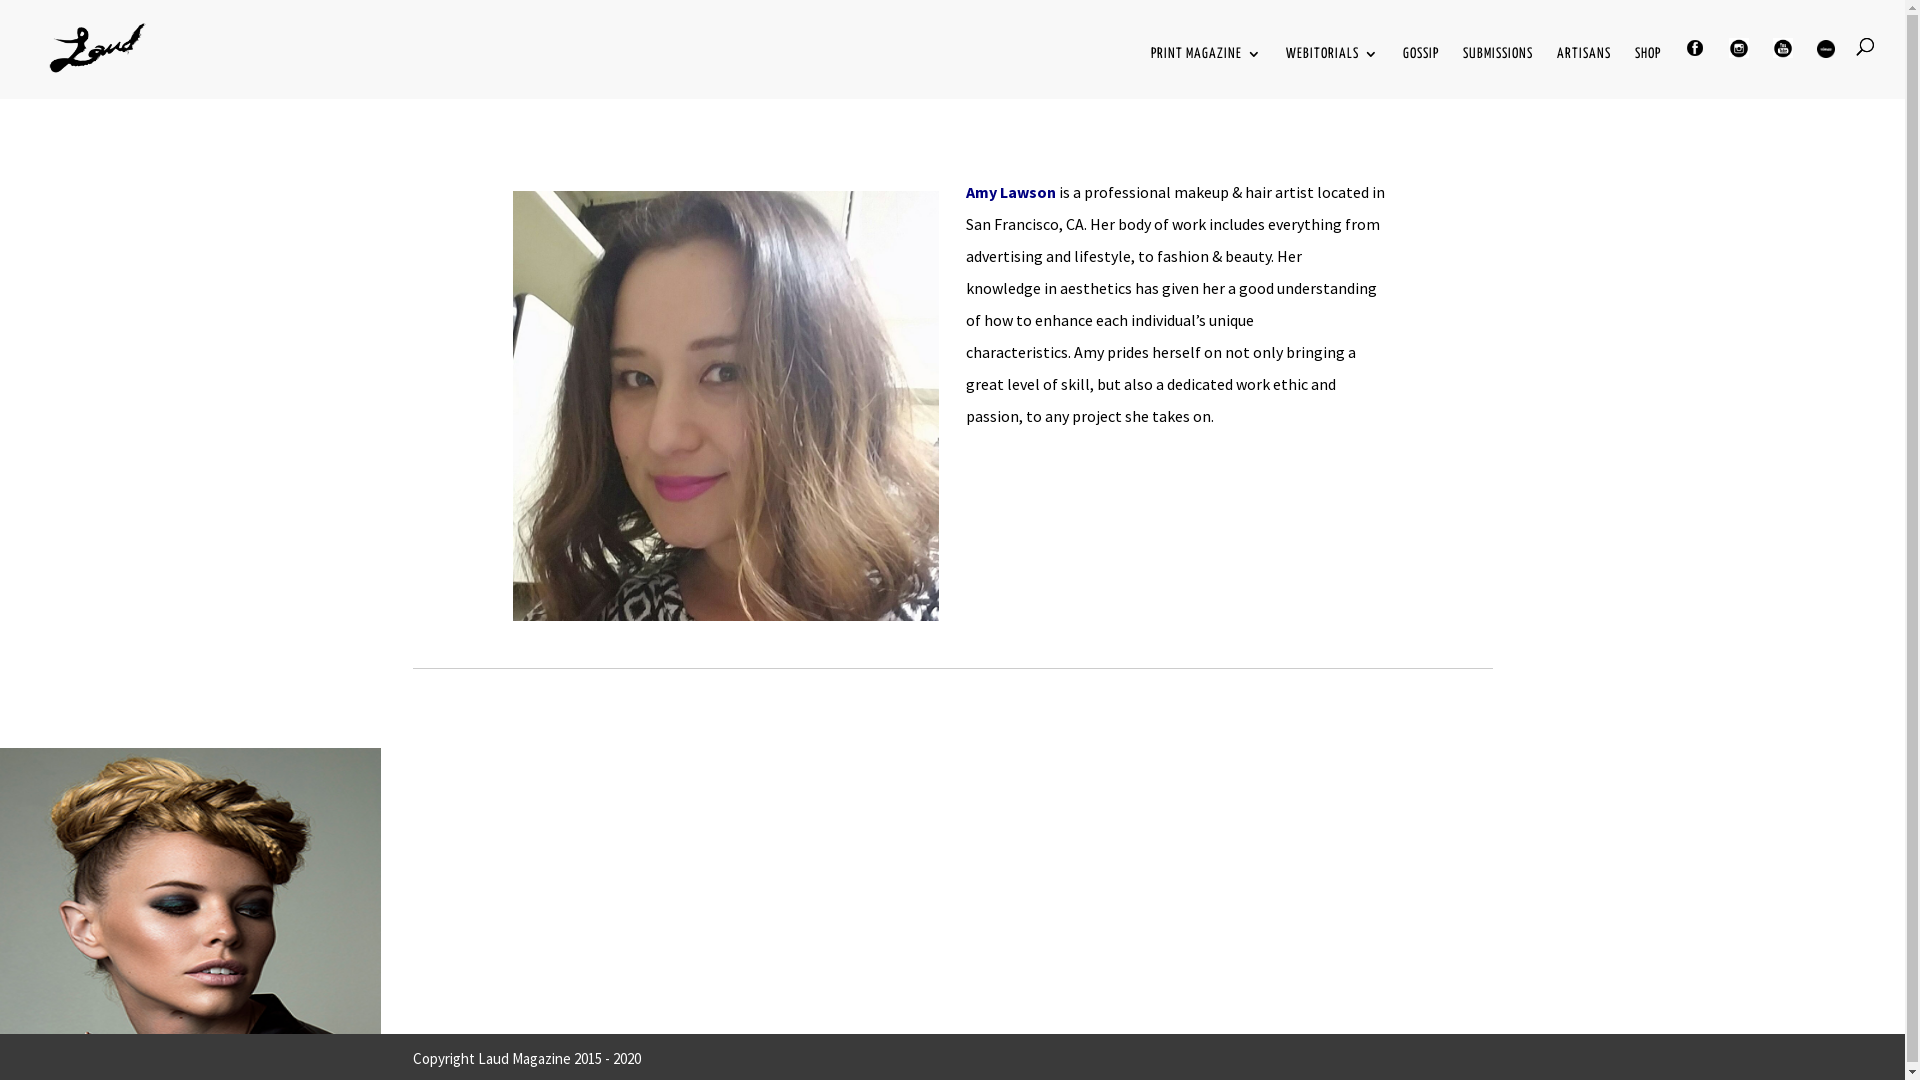 Image resolution: width=1920 pixels, height=1080 pixels. What do you see at coordinates (1583, 72) in the screenshot?
I see `'ARTISANS'` at bounding box center [1583, 72].